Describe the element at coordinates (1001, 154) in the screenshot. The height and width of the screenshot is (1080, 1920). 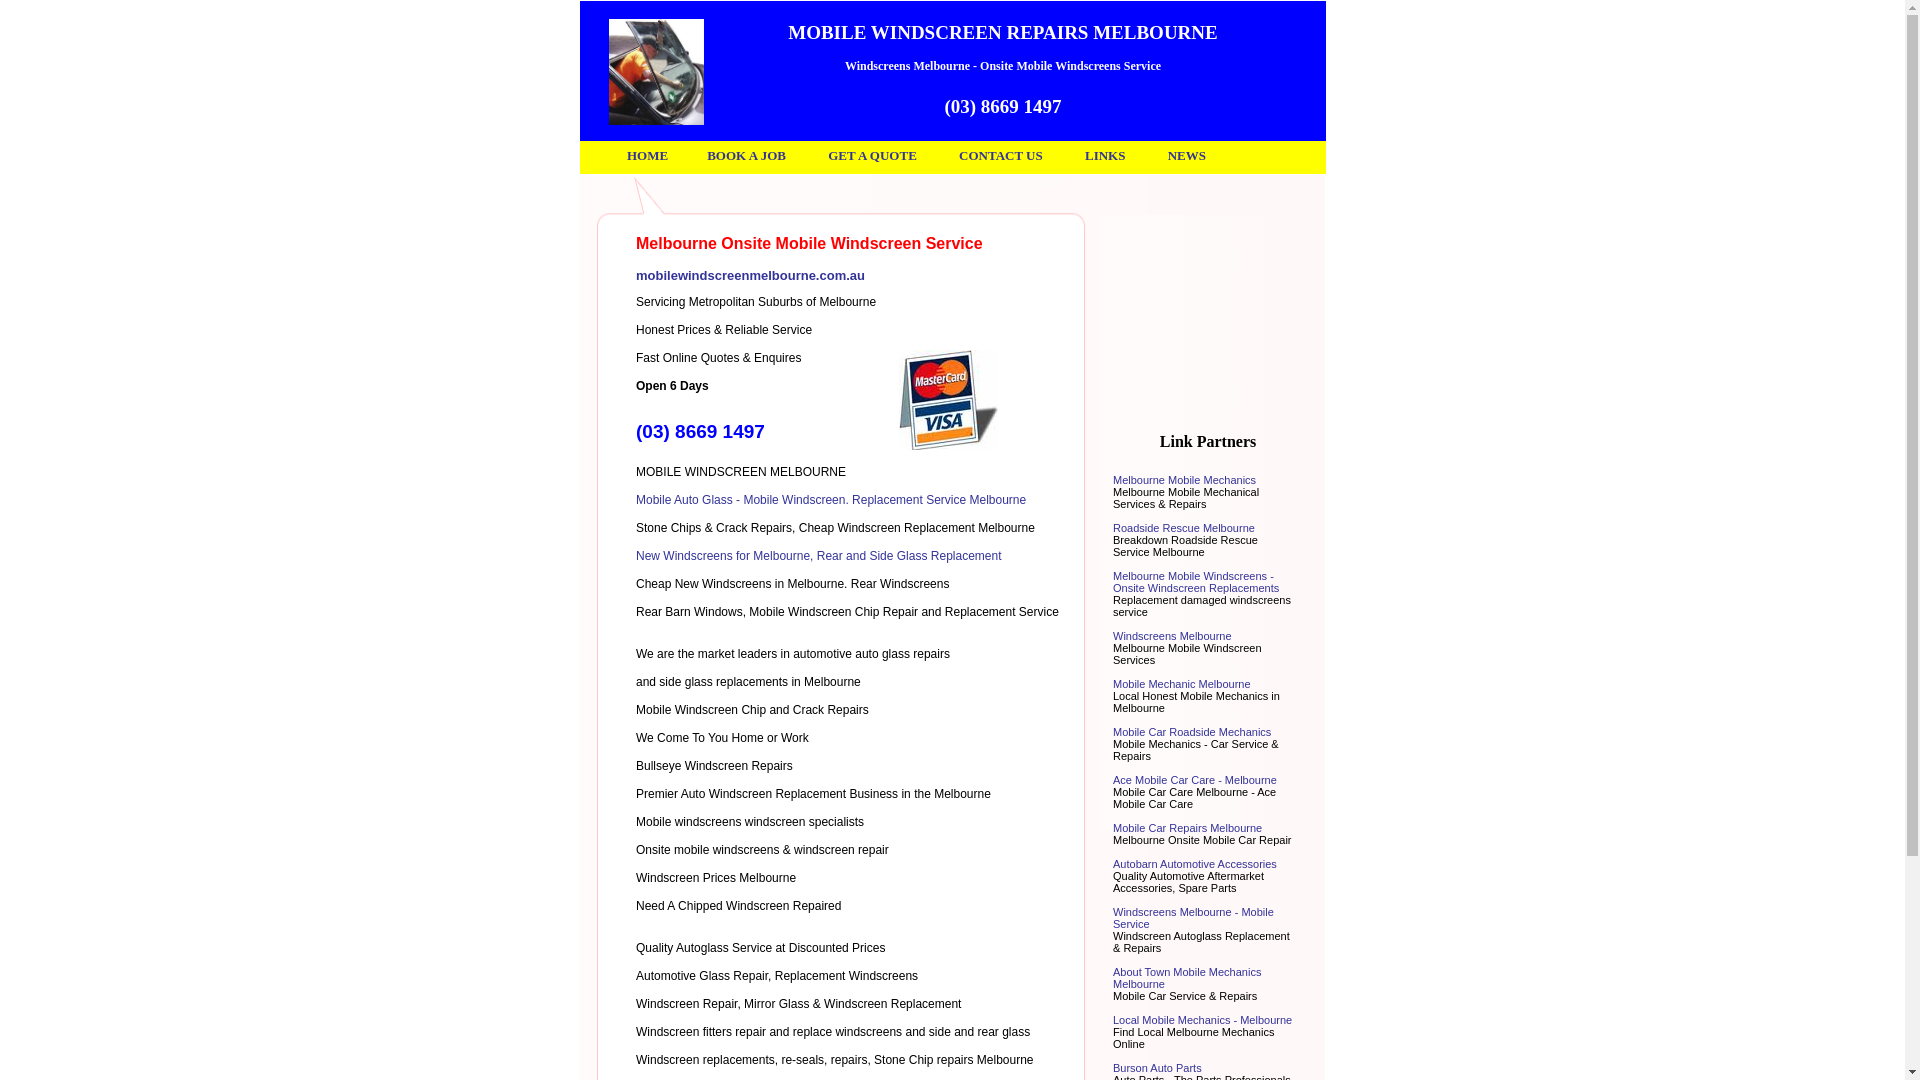
I see `'CONTACT US'` at that location.